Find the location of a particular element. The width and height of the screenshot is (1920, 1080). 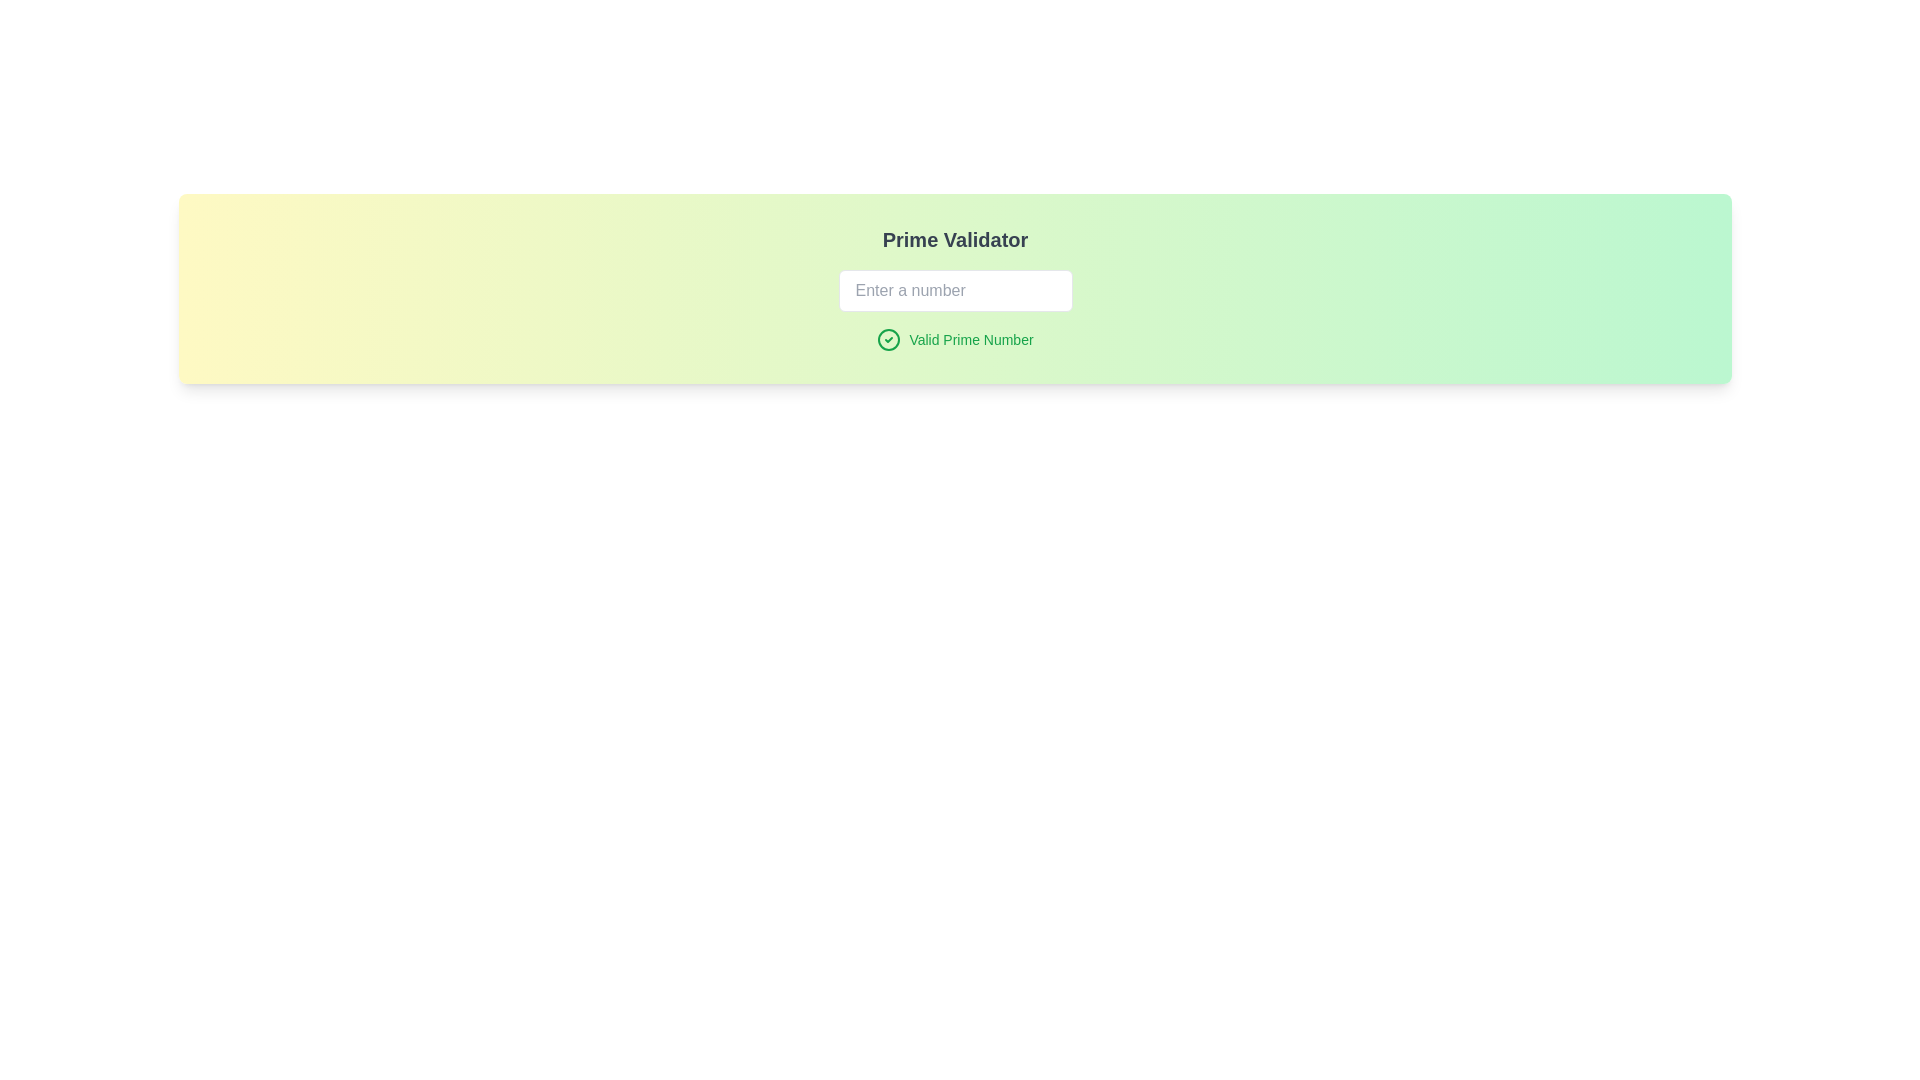

the numeric text input field with placeholder 'Enter a number' to focus on it is located at coordinates (954, 290).